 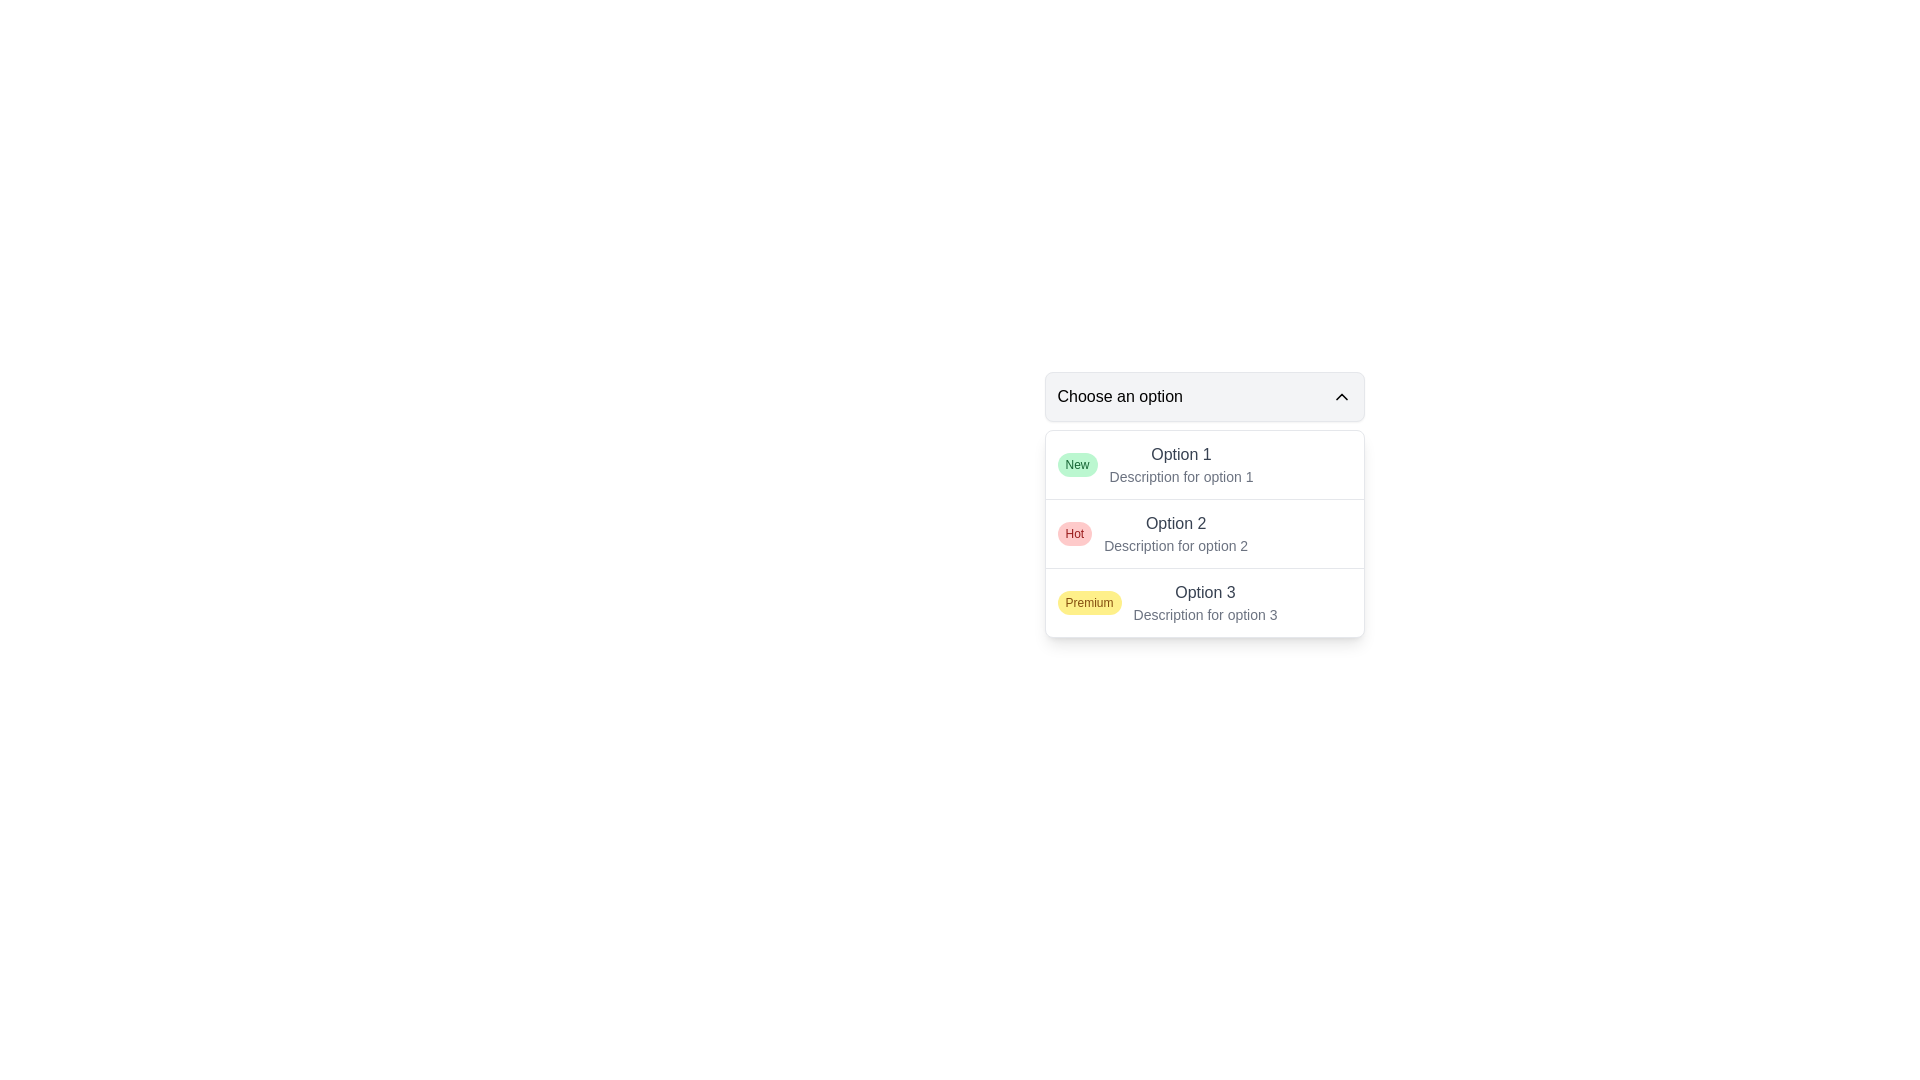 What do you see at coordinates (1203, 465) in the screenshot?
I see `the first list item with a green badge labeled 'New', bold main text 'Option 1', and smaller descriptive text 'Description for option 1'` at bounding box center [1203, 465].